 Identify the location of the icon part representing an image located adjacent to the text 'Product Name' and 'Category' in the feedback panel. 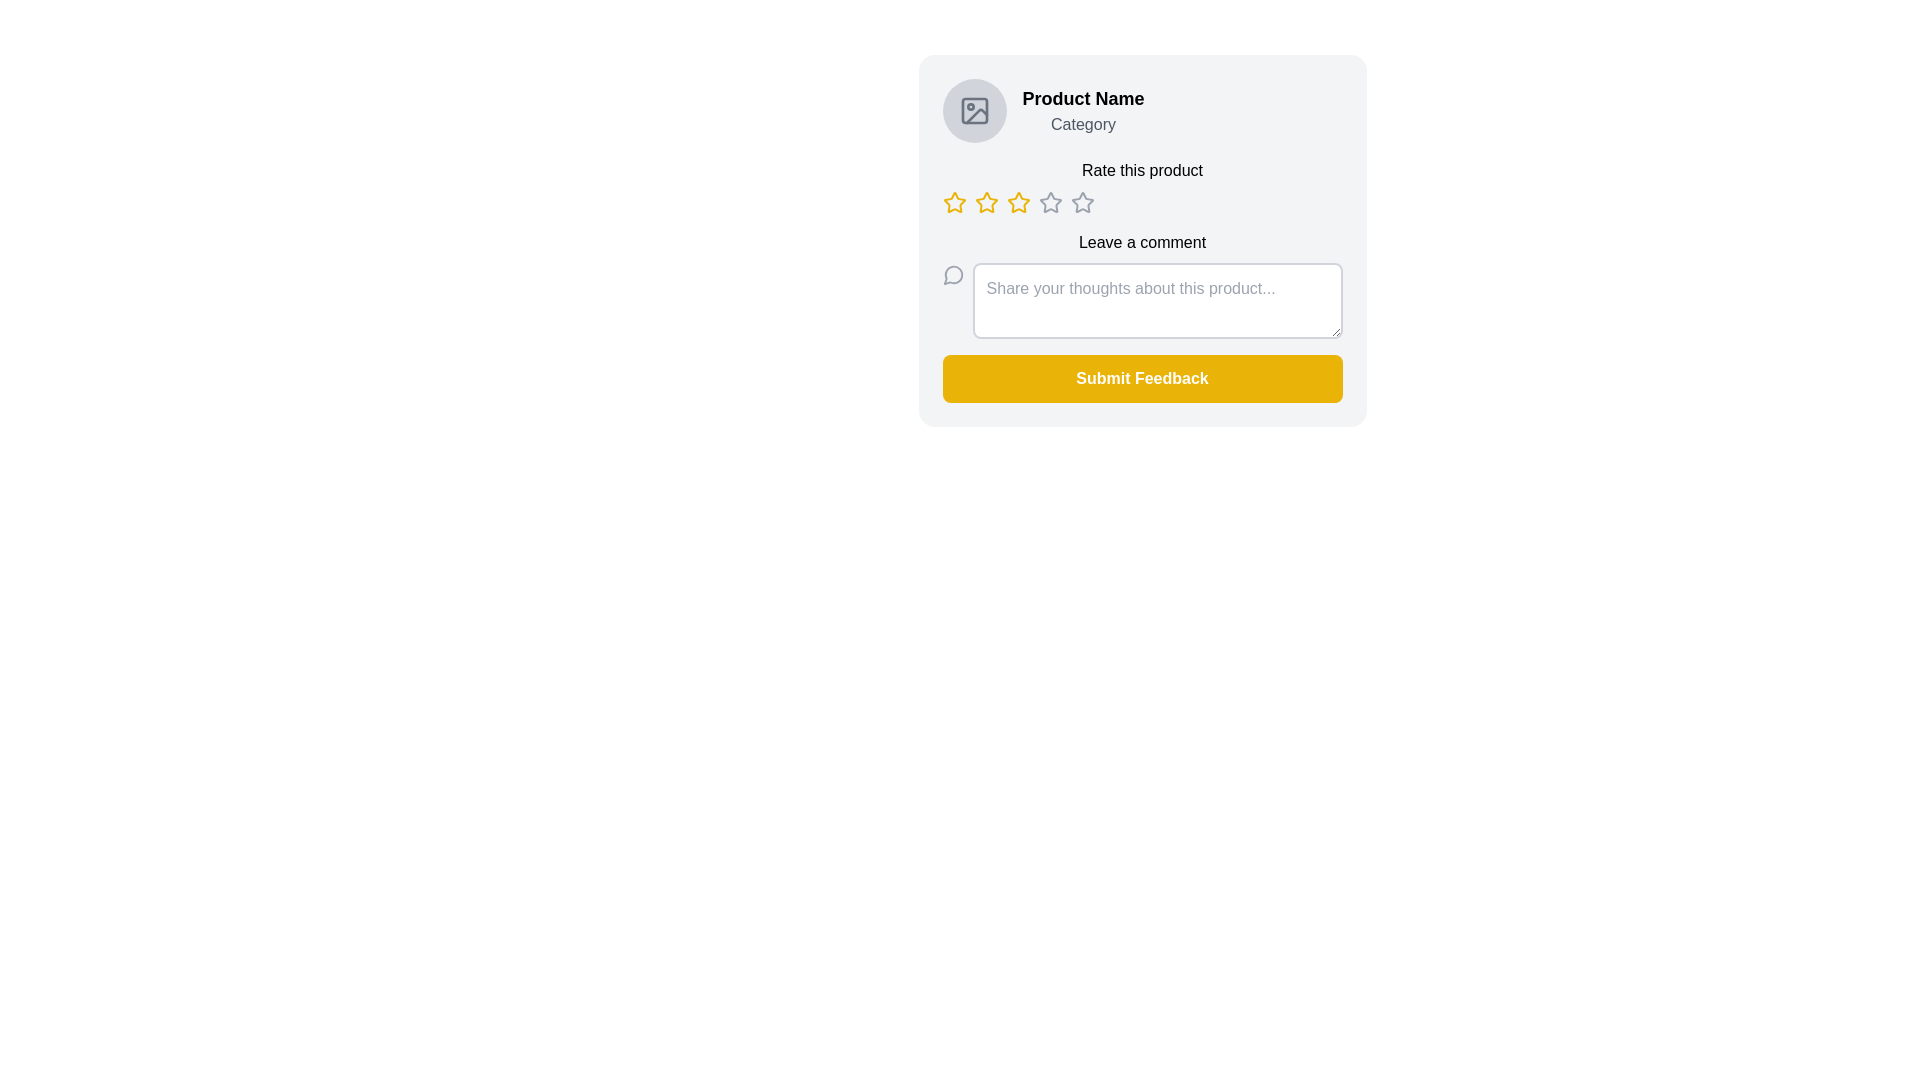
(974, 111).